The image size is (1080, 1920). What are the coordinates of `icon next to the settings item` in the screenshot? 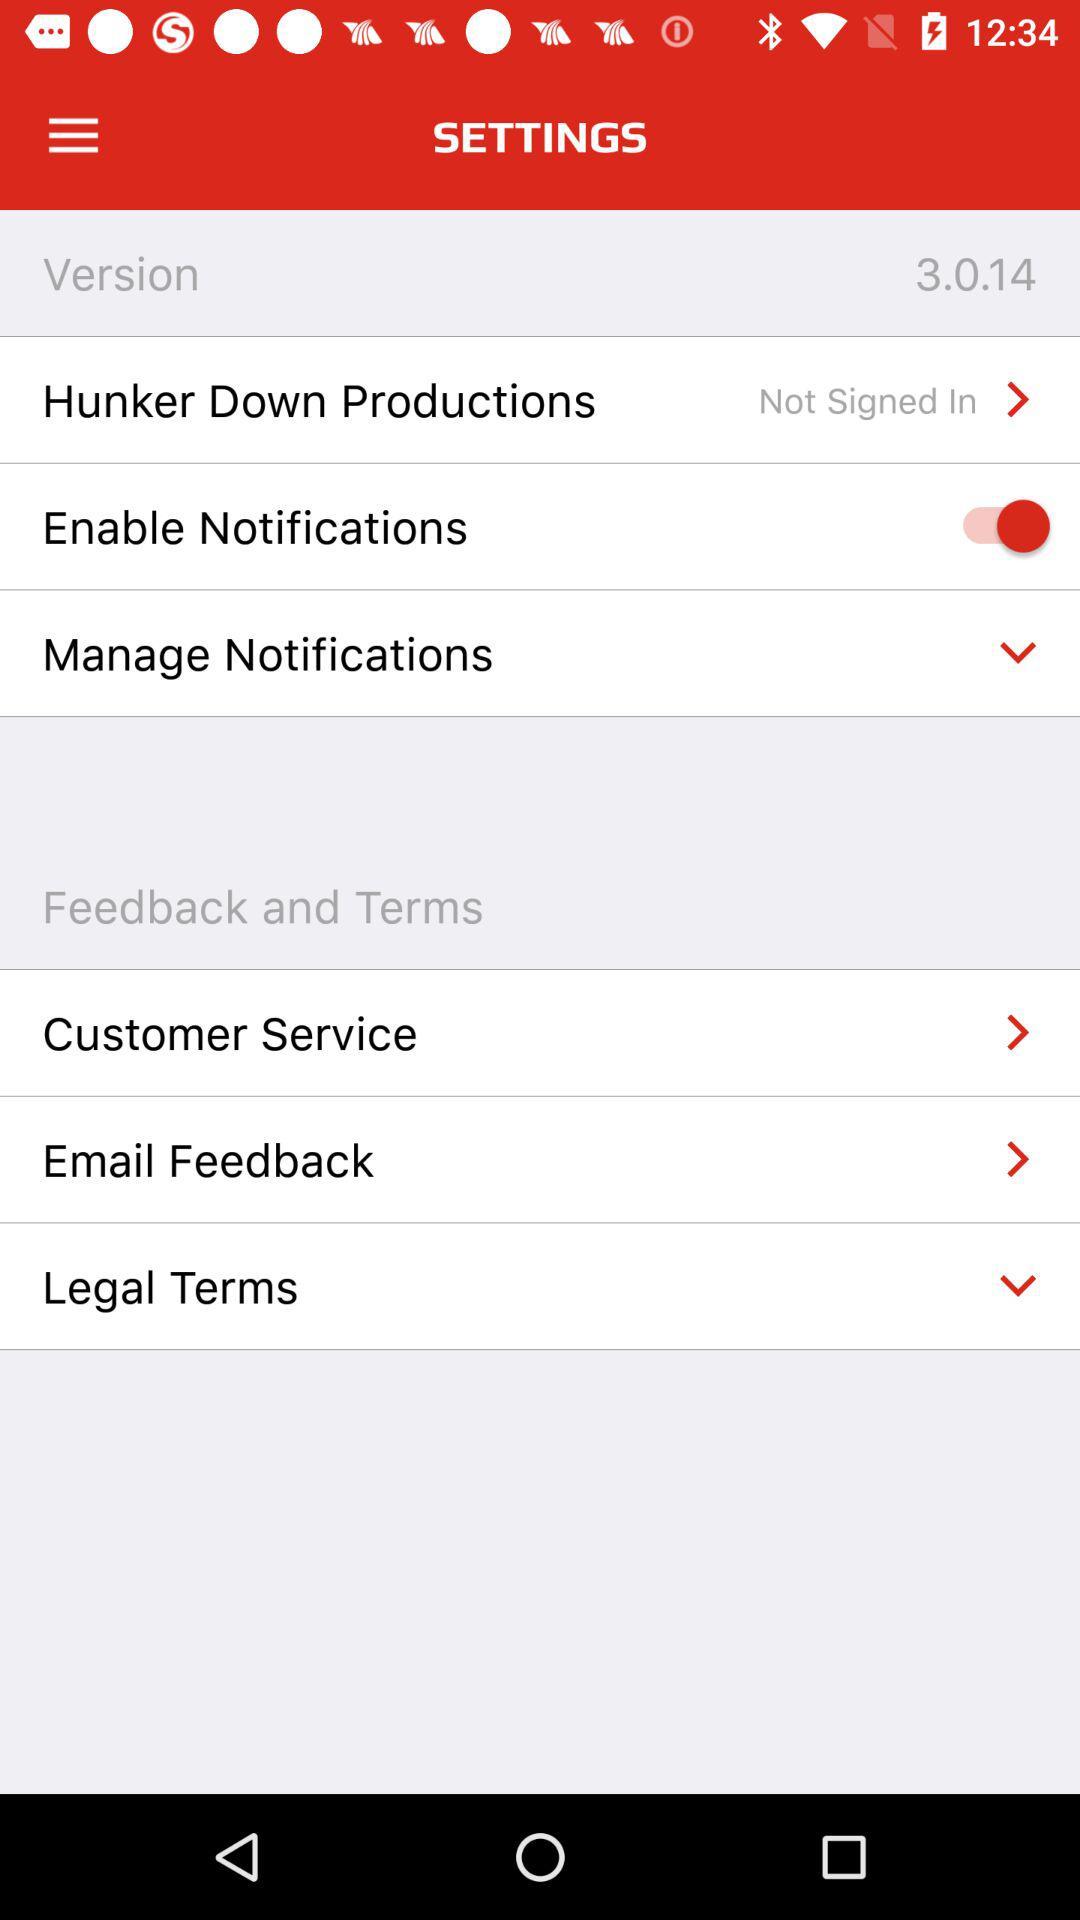 It's located at (72, 135).